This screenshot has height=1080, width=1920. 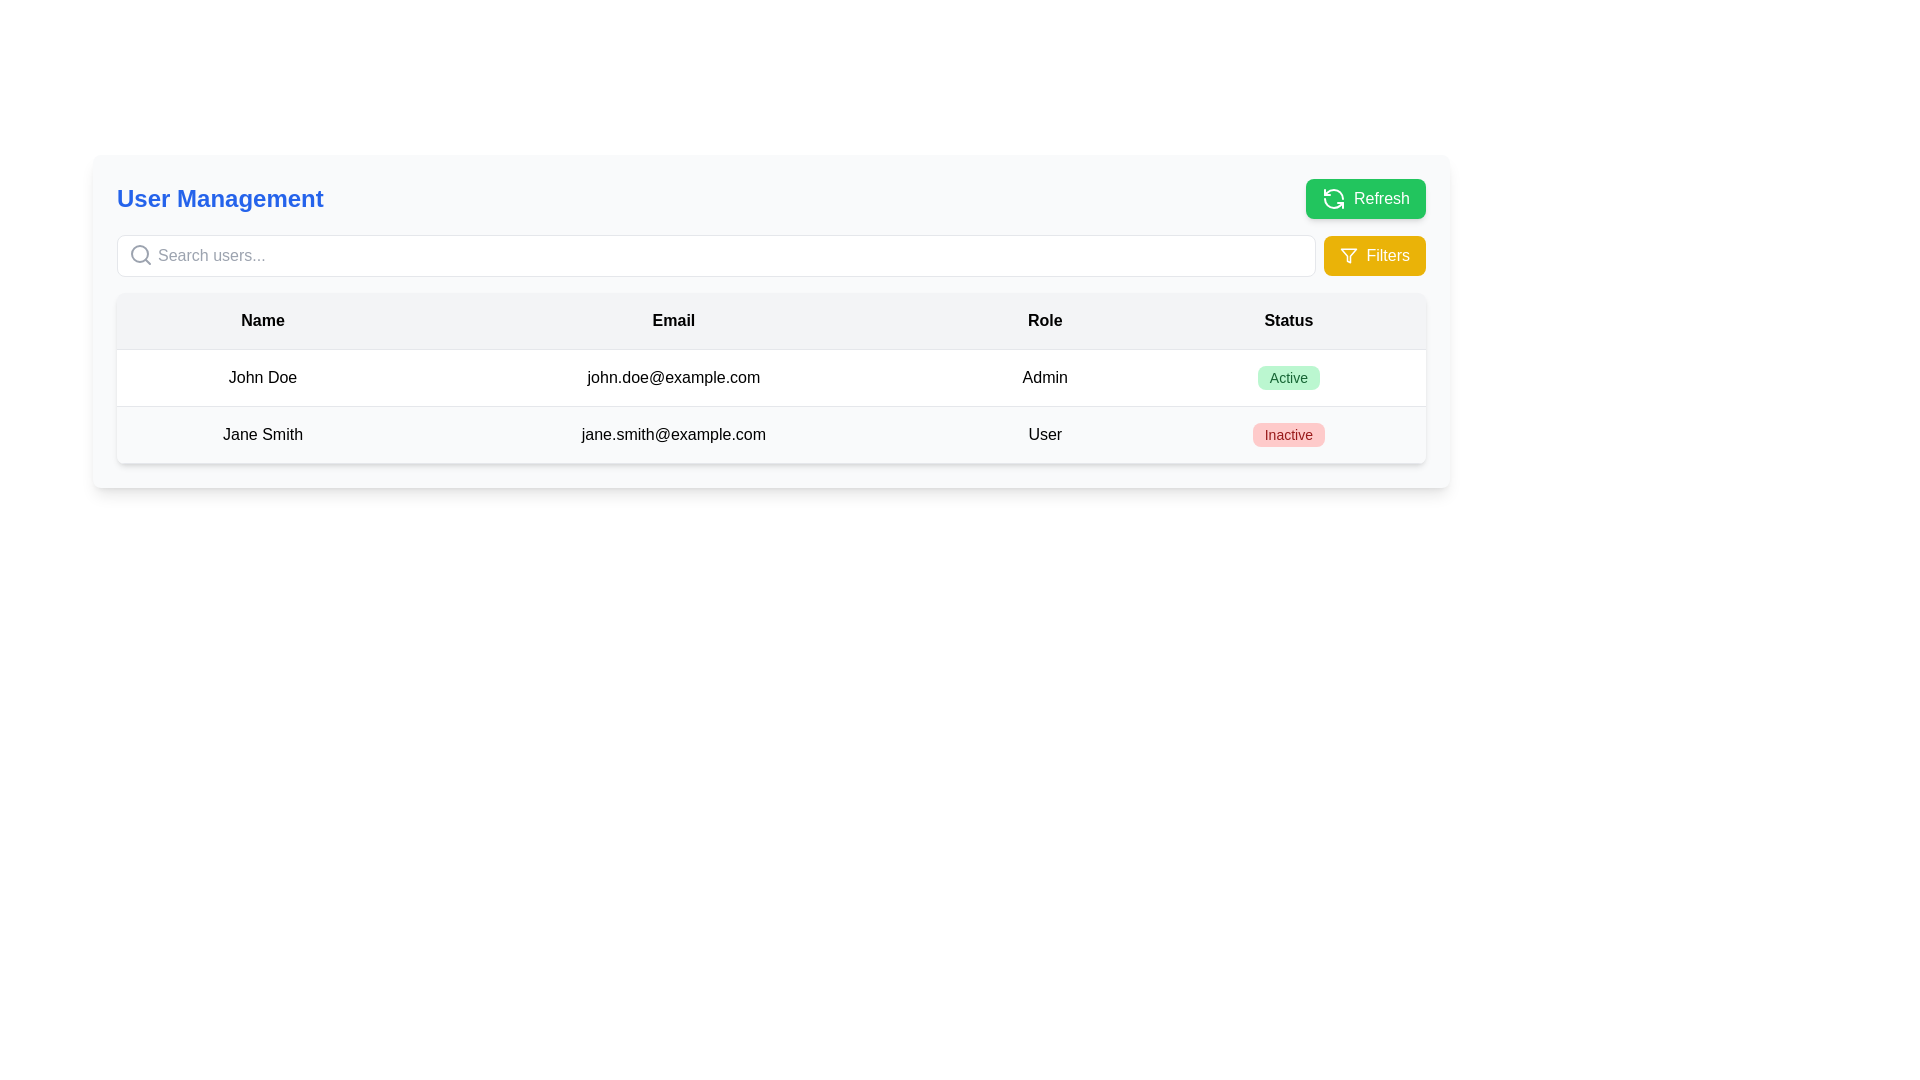 What do you see at coordinates (1349, 254) in the screenshot?
I see `the yellow background filter icon with a red funnel design located at the top-right corner of the interface` at bounding box center [1349, 254].